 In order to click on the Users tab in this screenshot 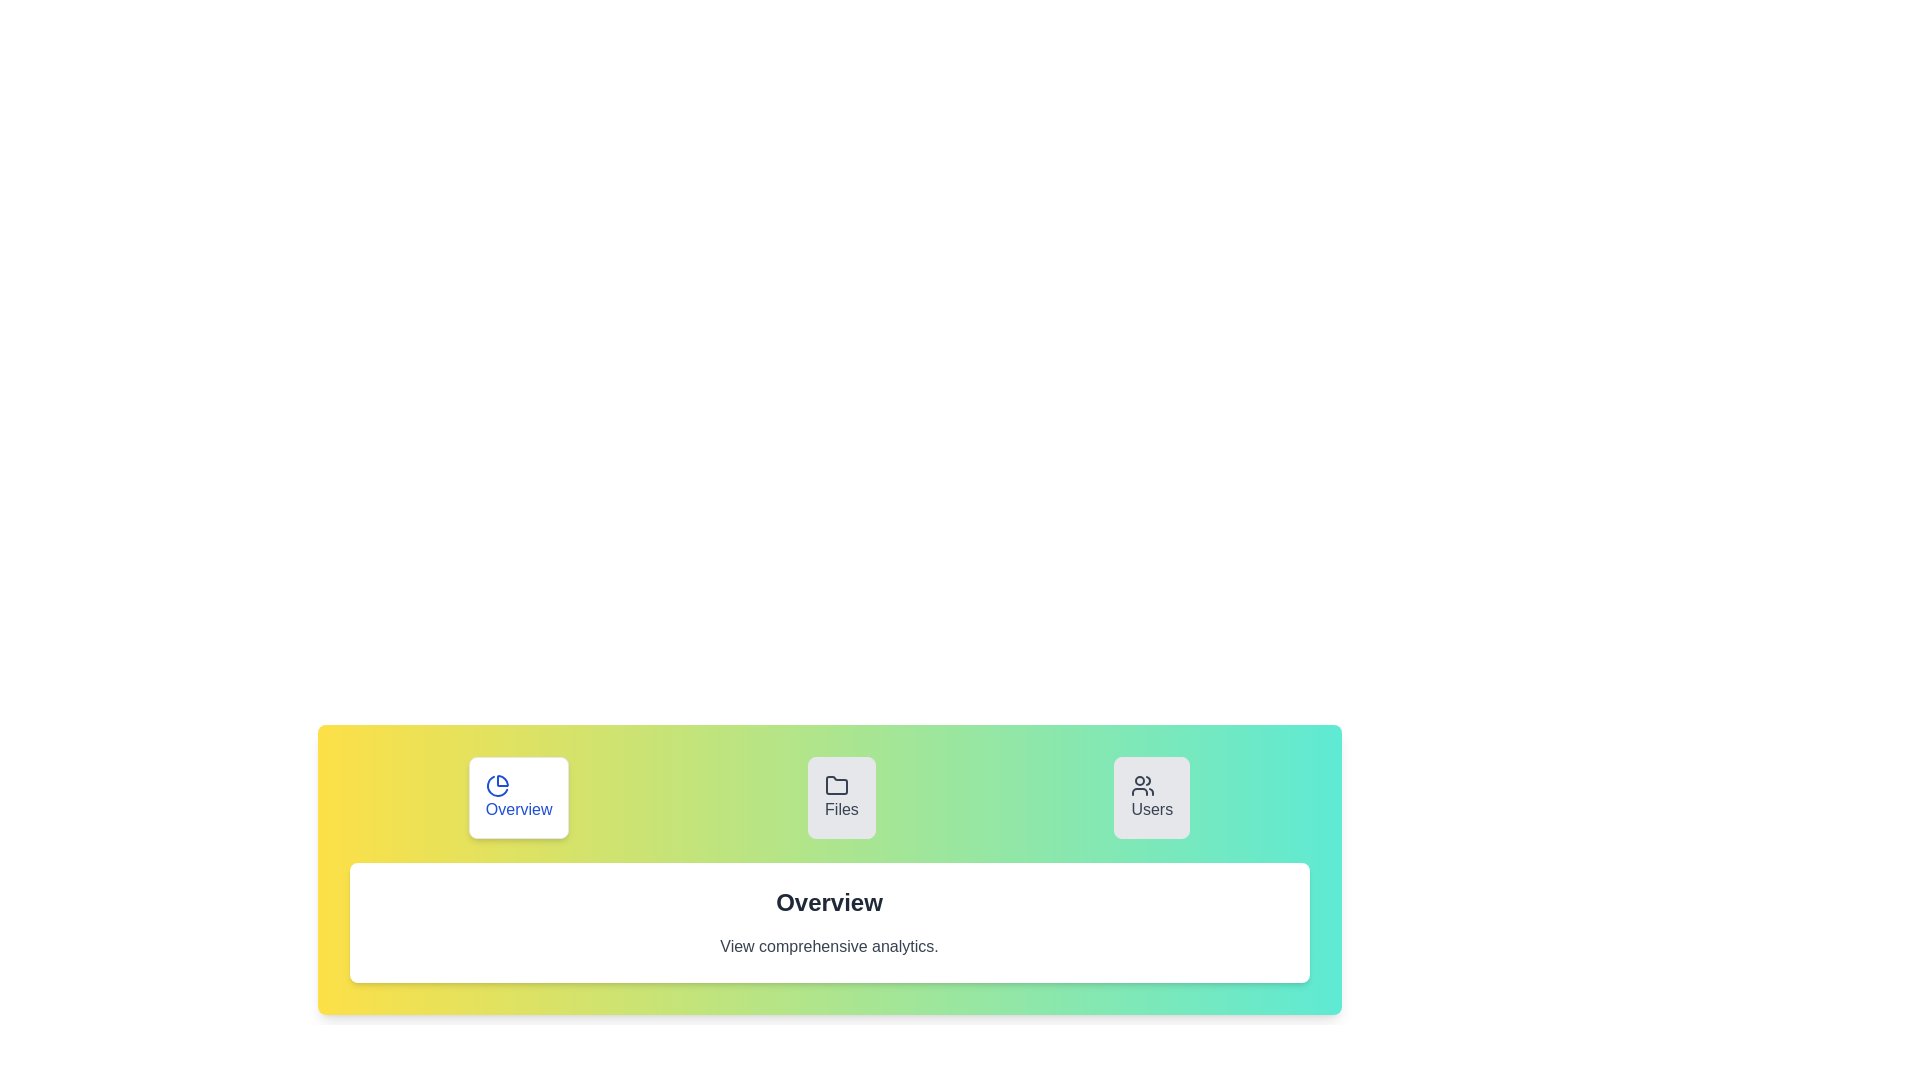, I will do `click(1152, 797)`.